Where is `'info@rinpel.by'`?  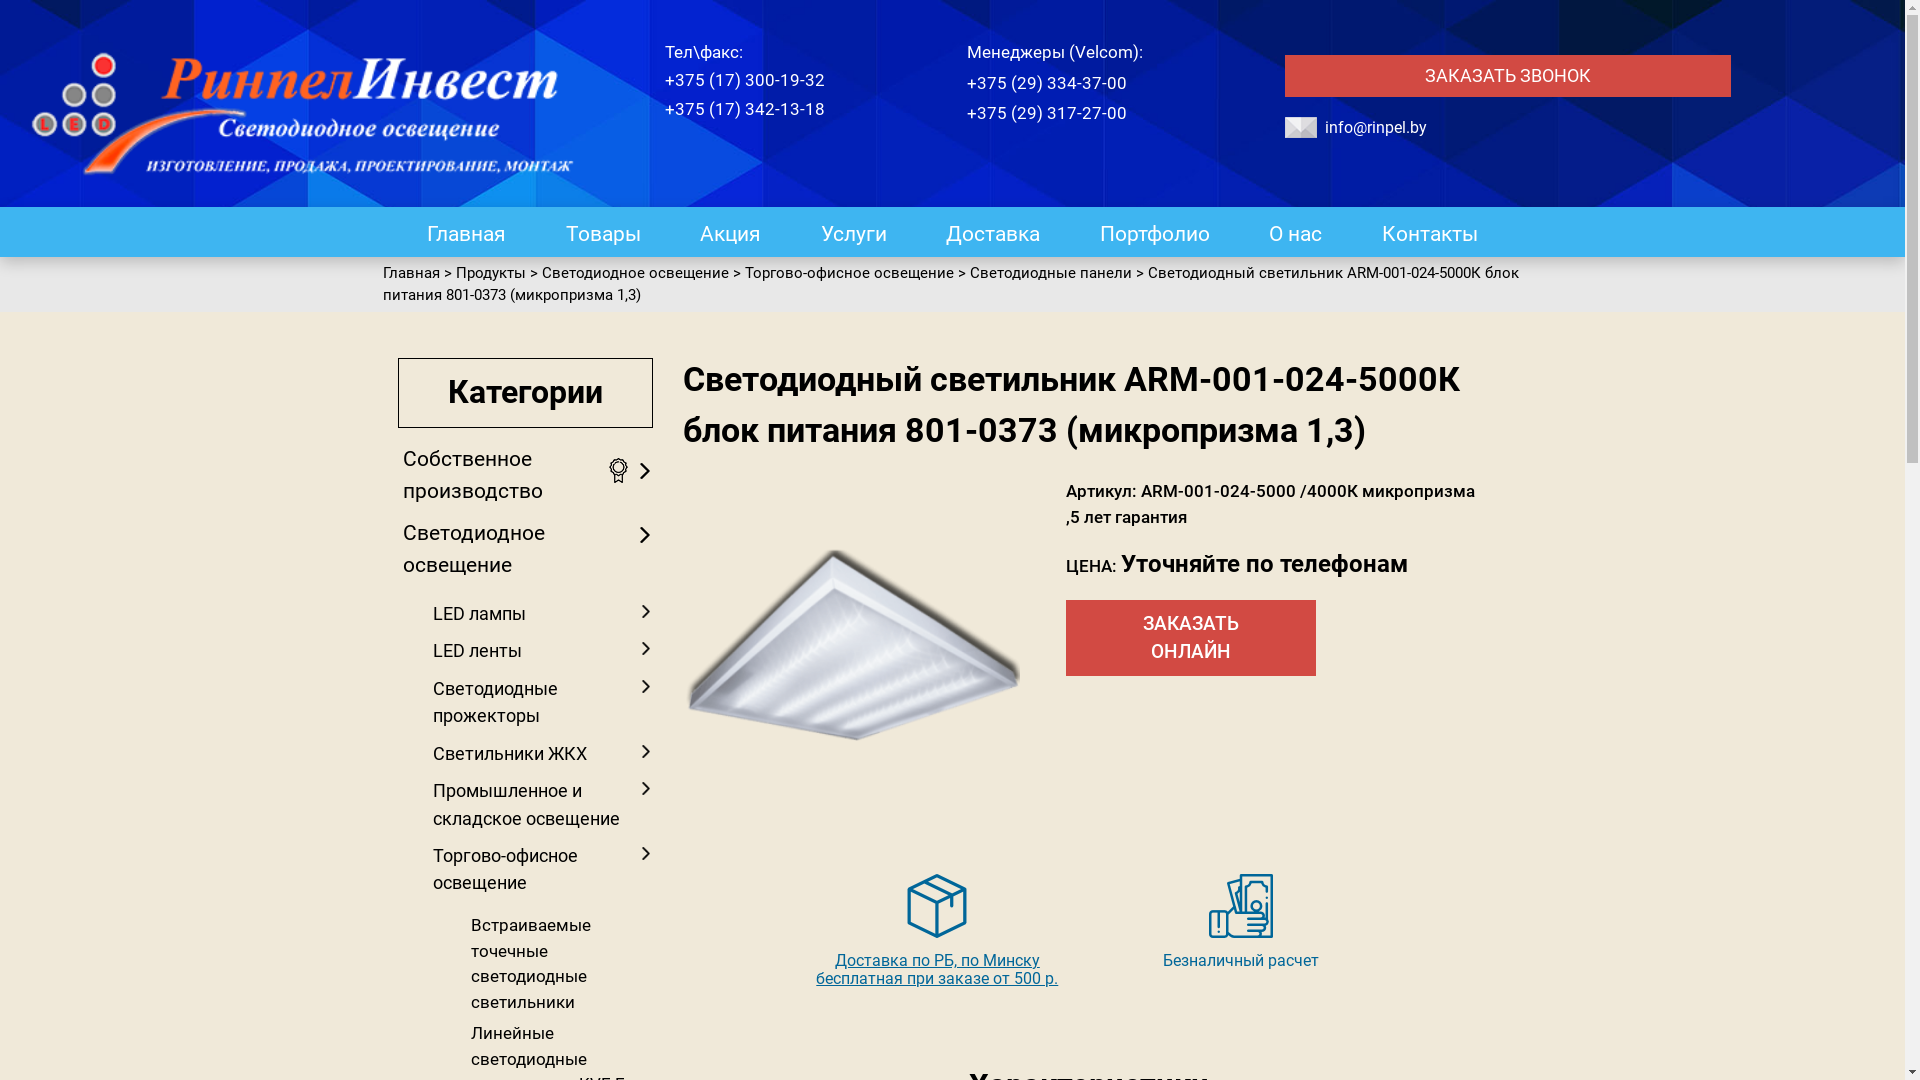 'info@rinpel.by' is located at coordinates (1324, 127).